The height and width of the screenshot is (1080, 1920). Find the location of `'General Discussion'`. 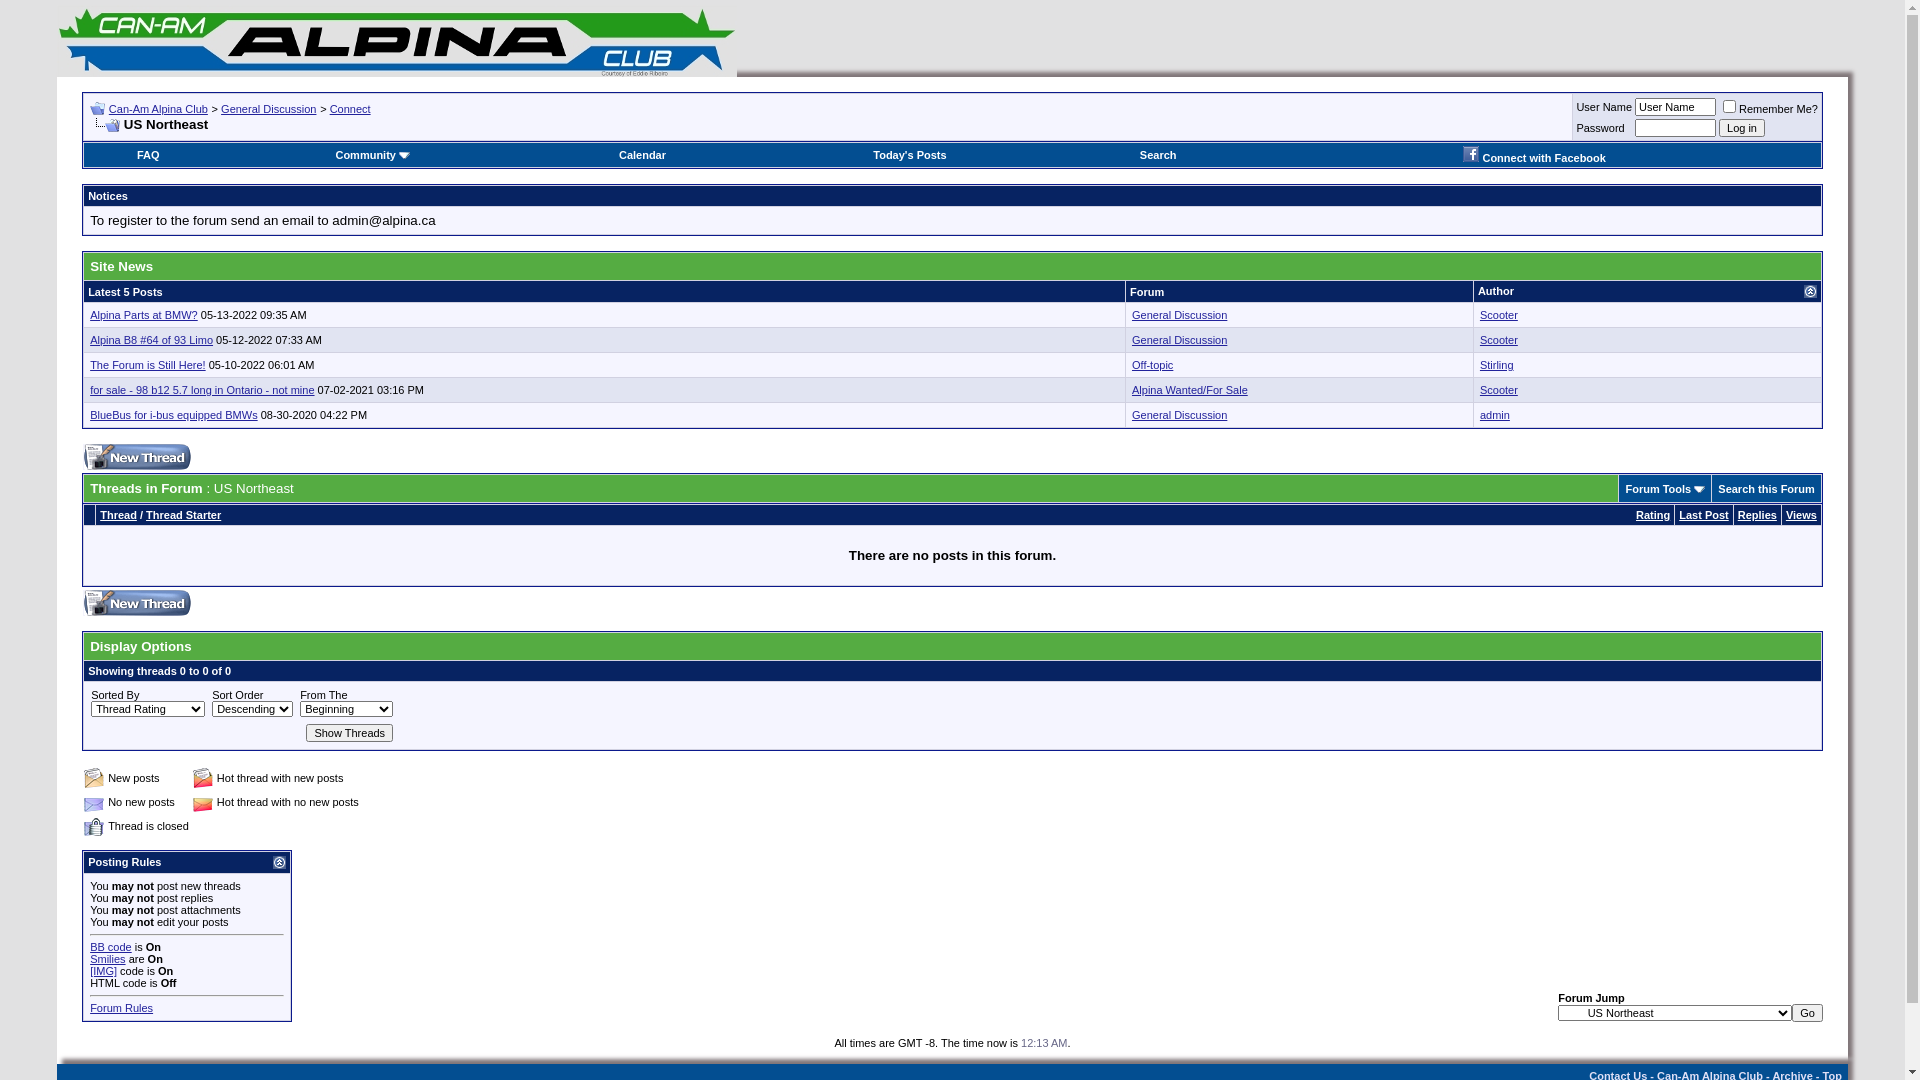

'General Discussion' is located at coordinates (1179, 338).